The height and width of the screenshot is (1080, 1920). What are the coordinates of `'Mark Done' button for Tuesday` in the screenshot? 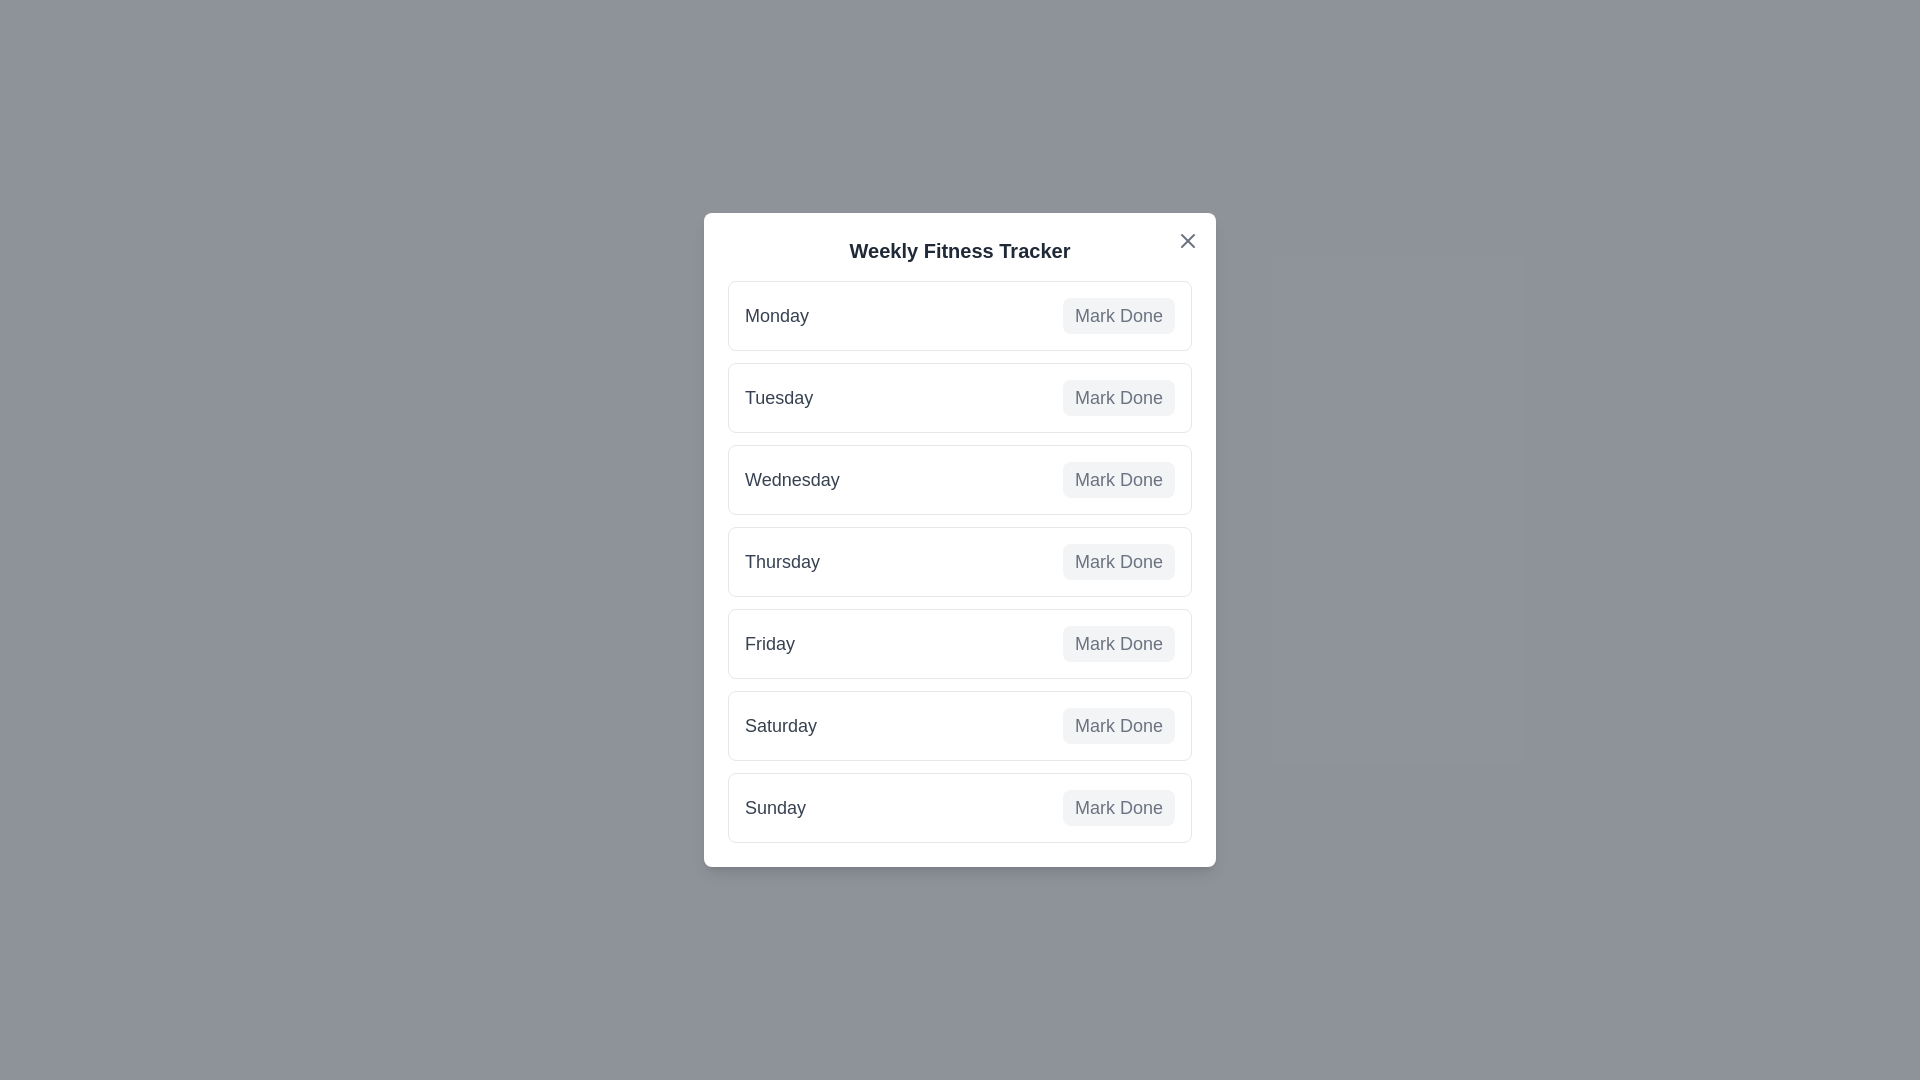 It's located at (1117, 397).